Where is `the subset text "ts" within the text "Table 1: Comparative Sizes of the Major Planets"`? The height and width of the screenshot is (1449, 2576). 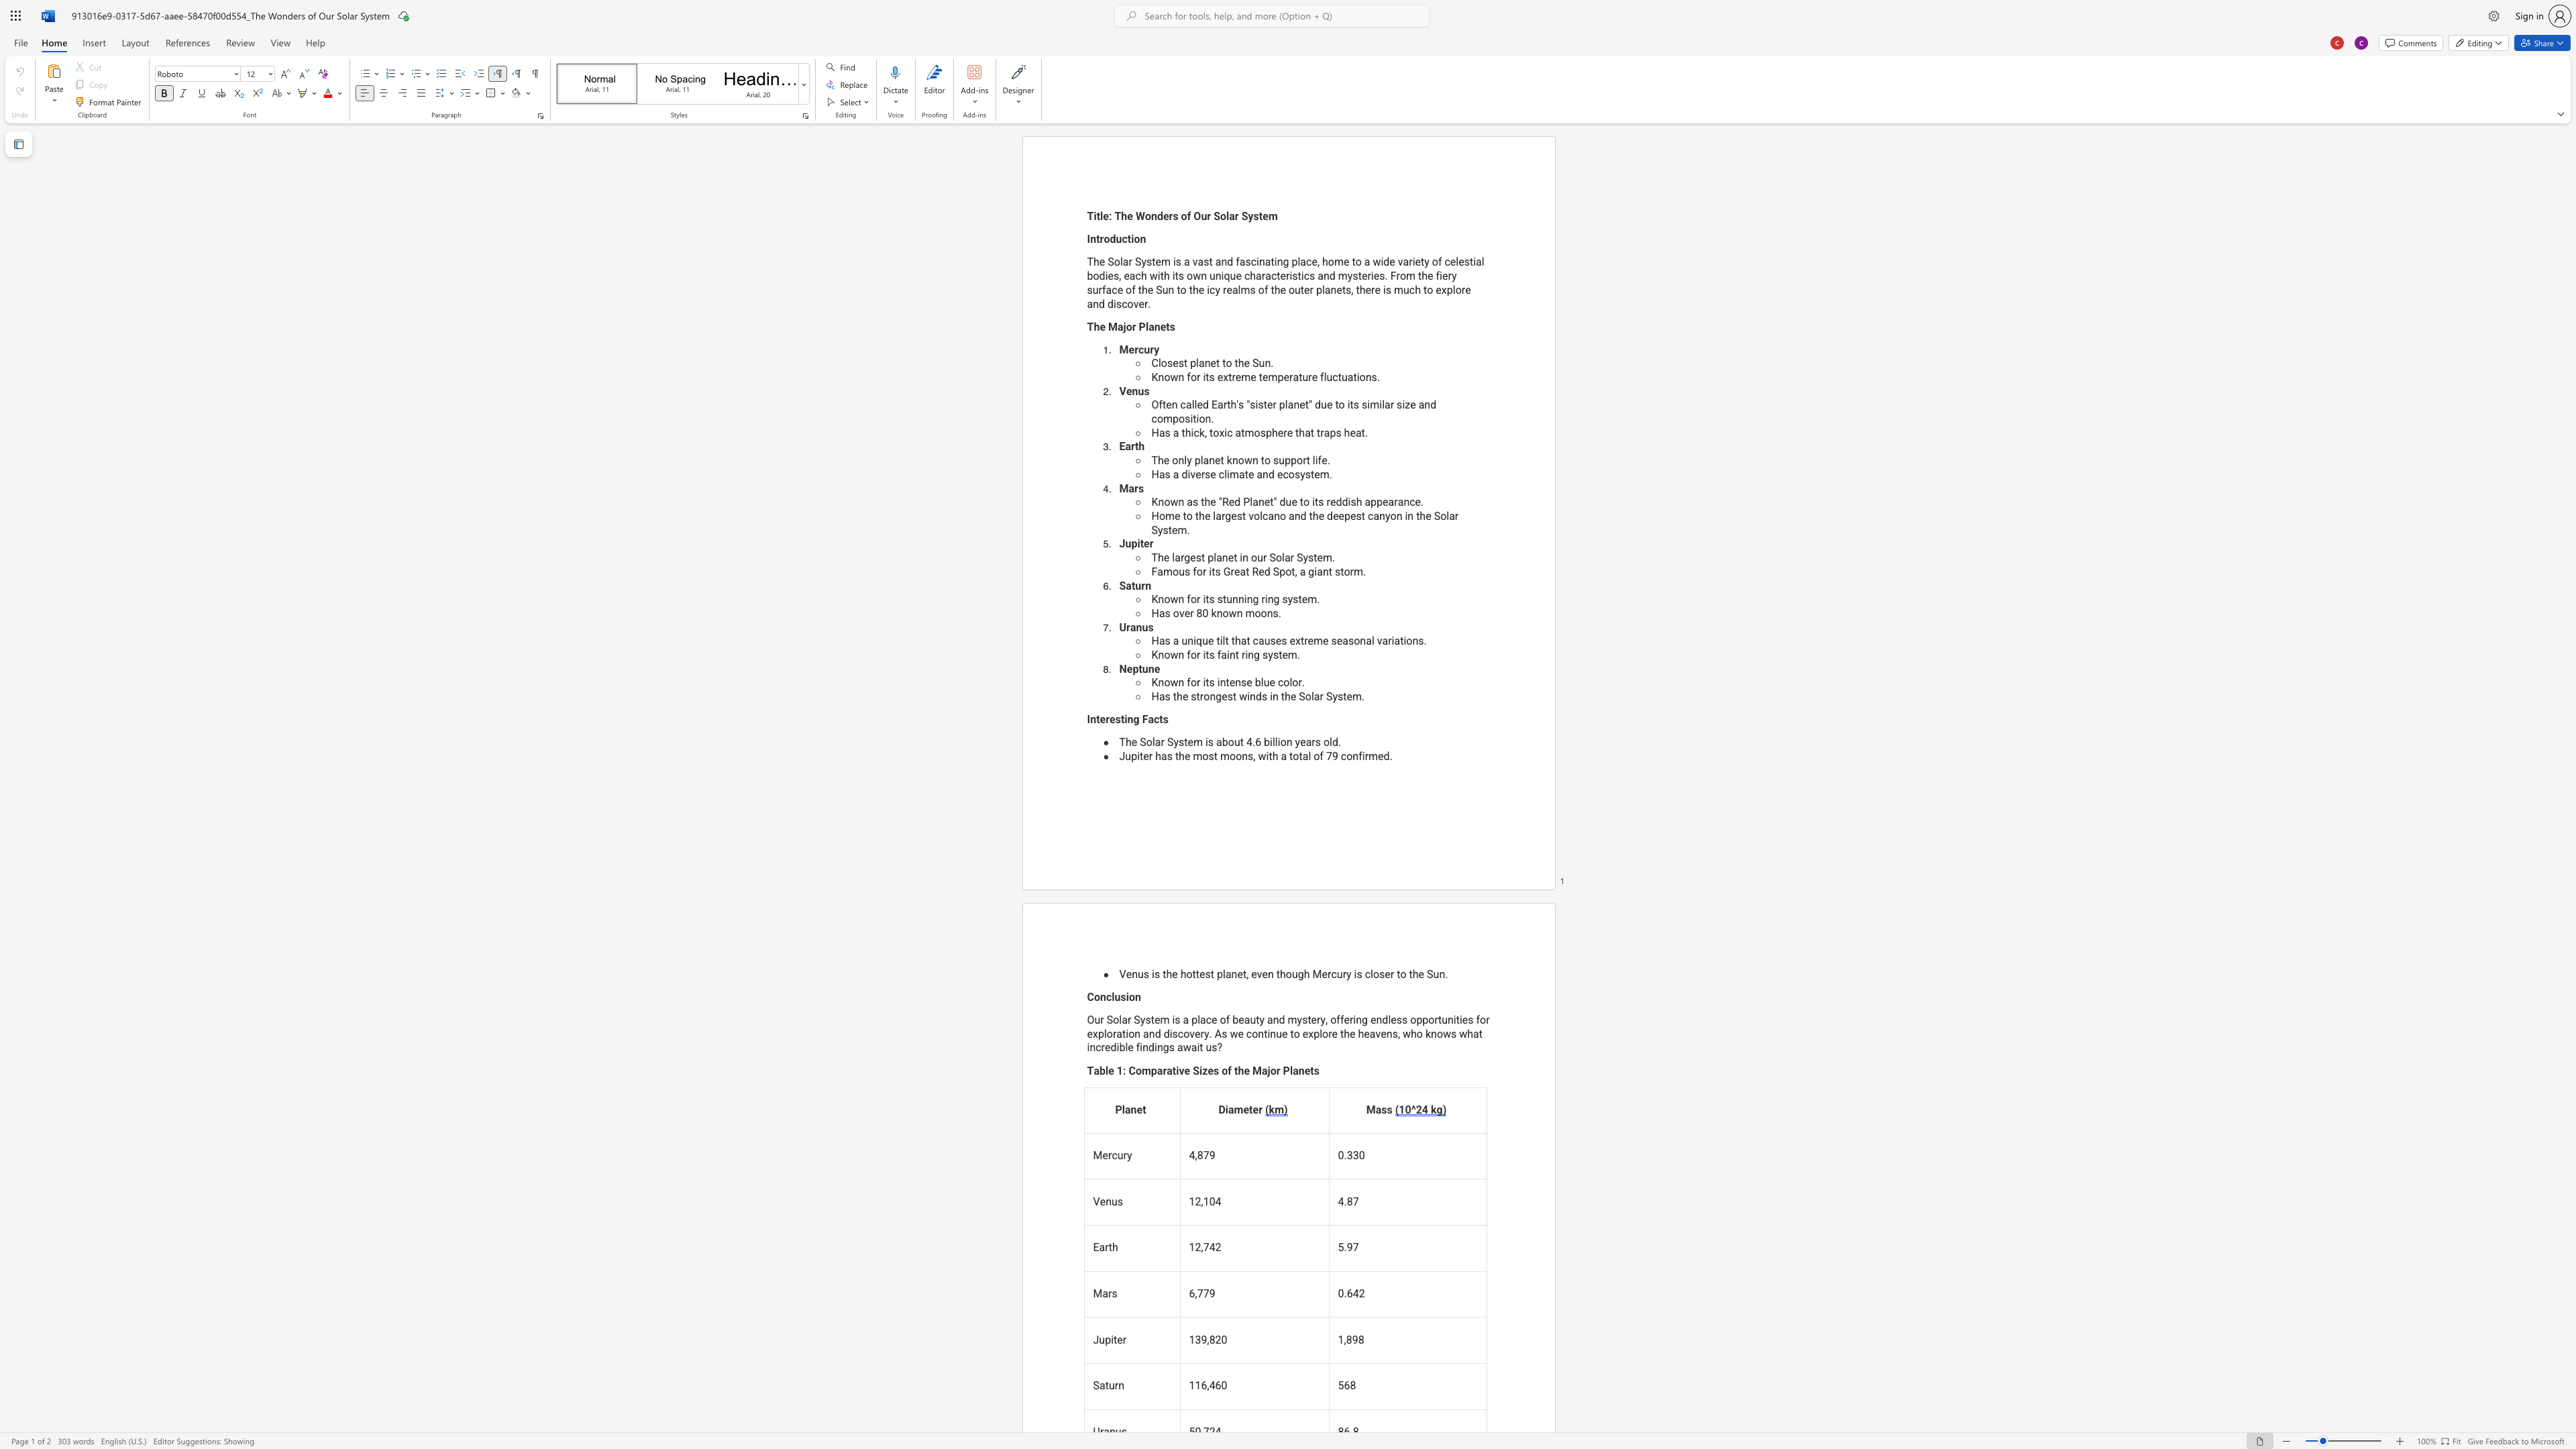 the subset text "ts" within the text "Table 1: Comparative Sizes of the Major Planets" is located at coordinates (1309, 1071).